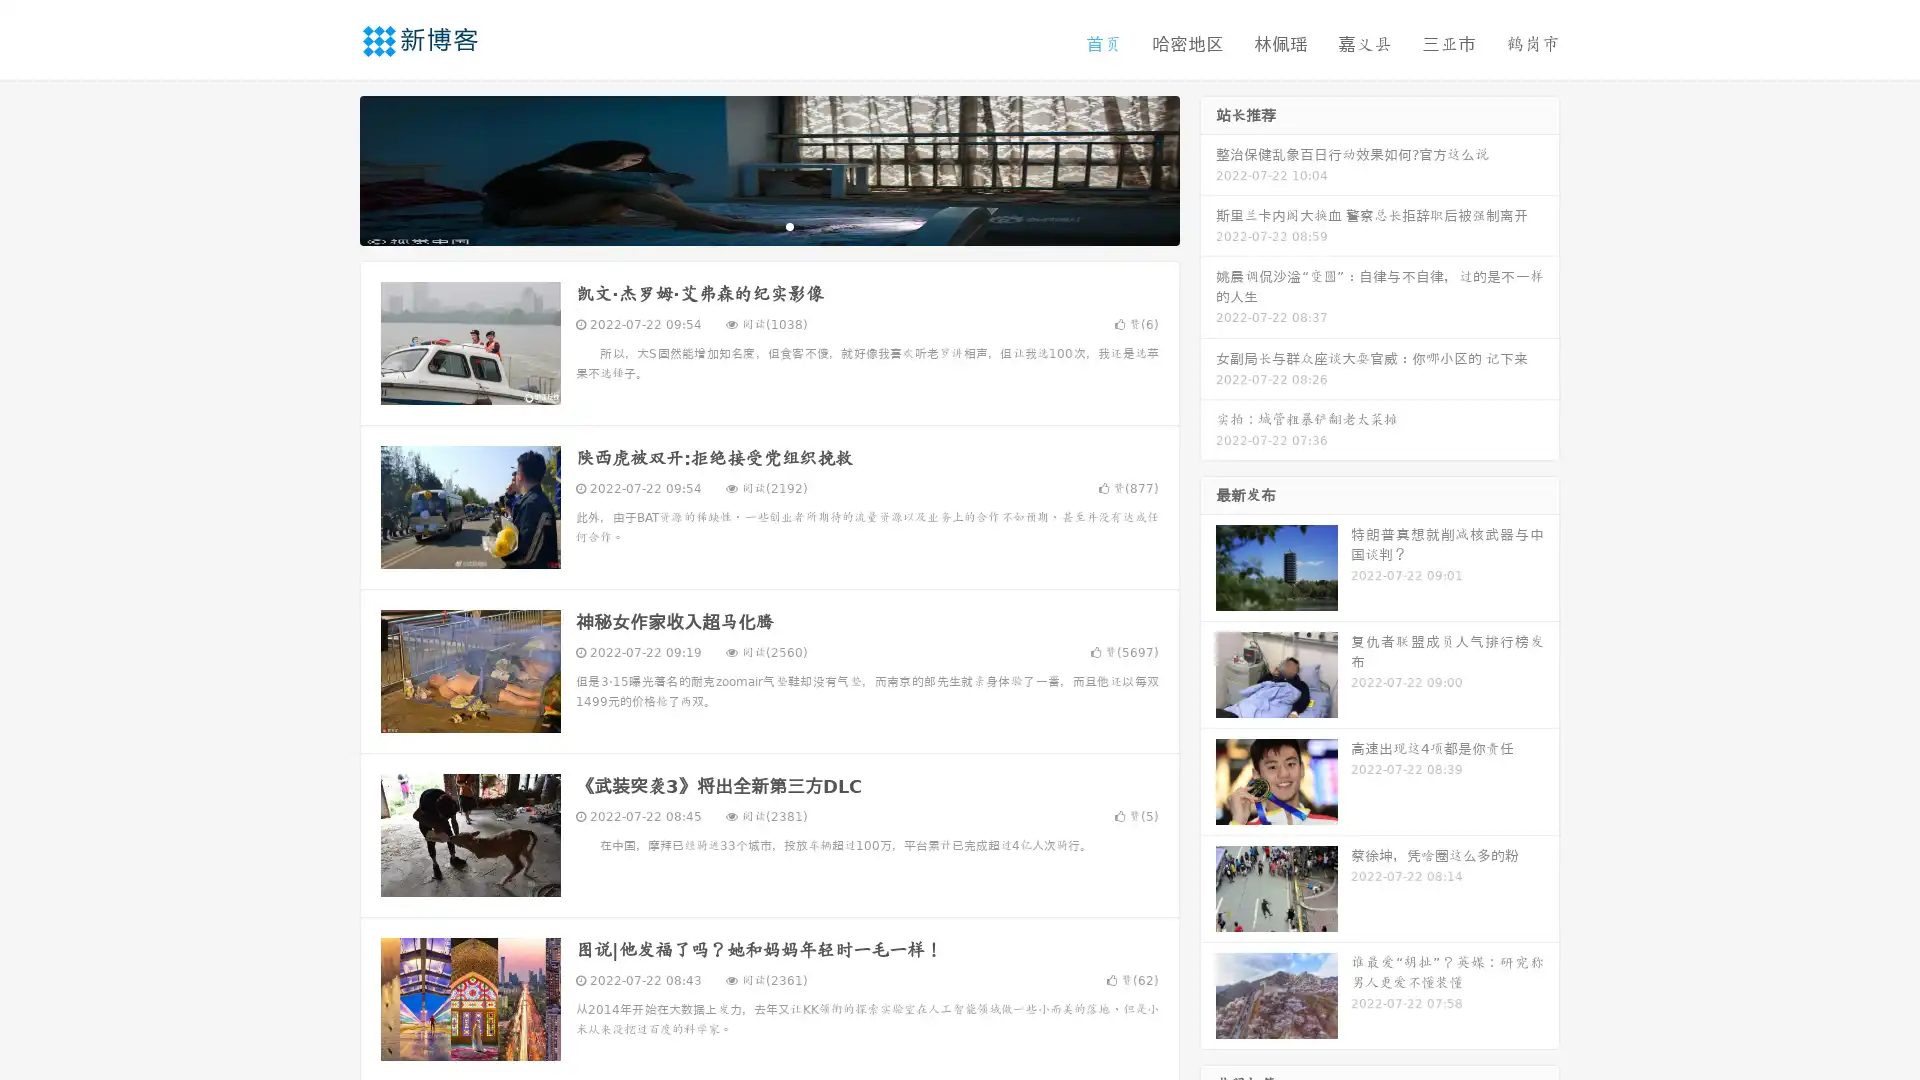 The image size is (1920, 1080). What do you see at coordinates (768, 225) in the screenshot?
I see `Go to slide 2` at bounding box center [768, 225].